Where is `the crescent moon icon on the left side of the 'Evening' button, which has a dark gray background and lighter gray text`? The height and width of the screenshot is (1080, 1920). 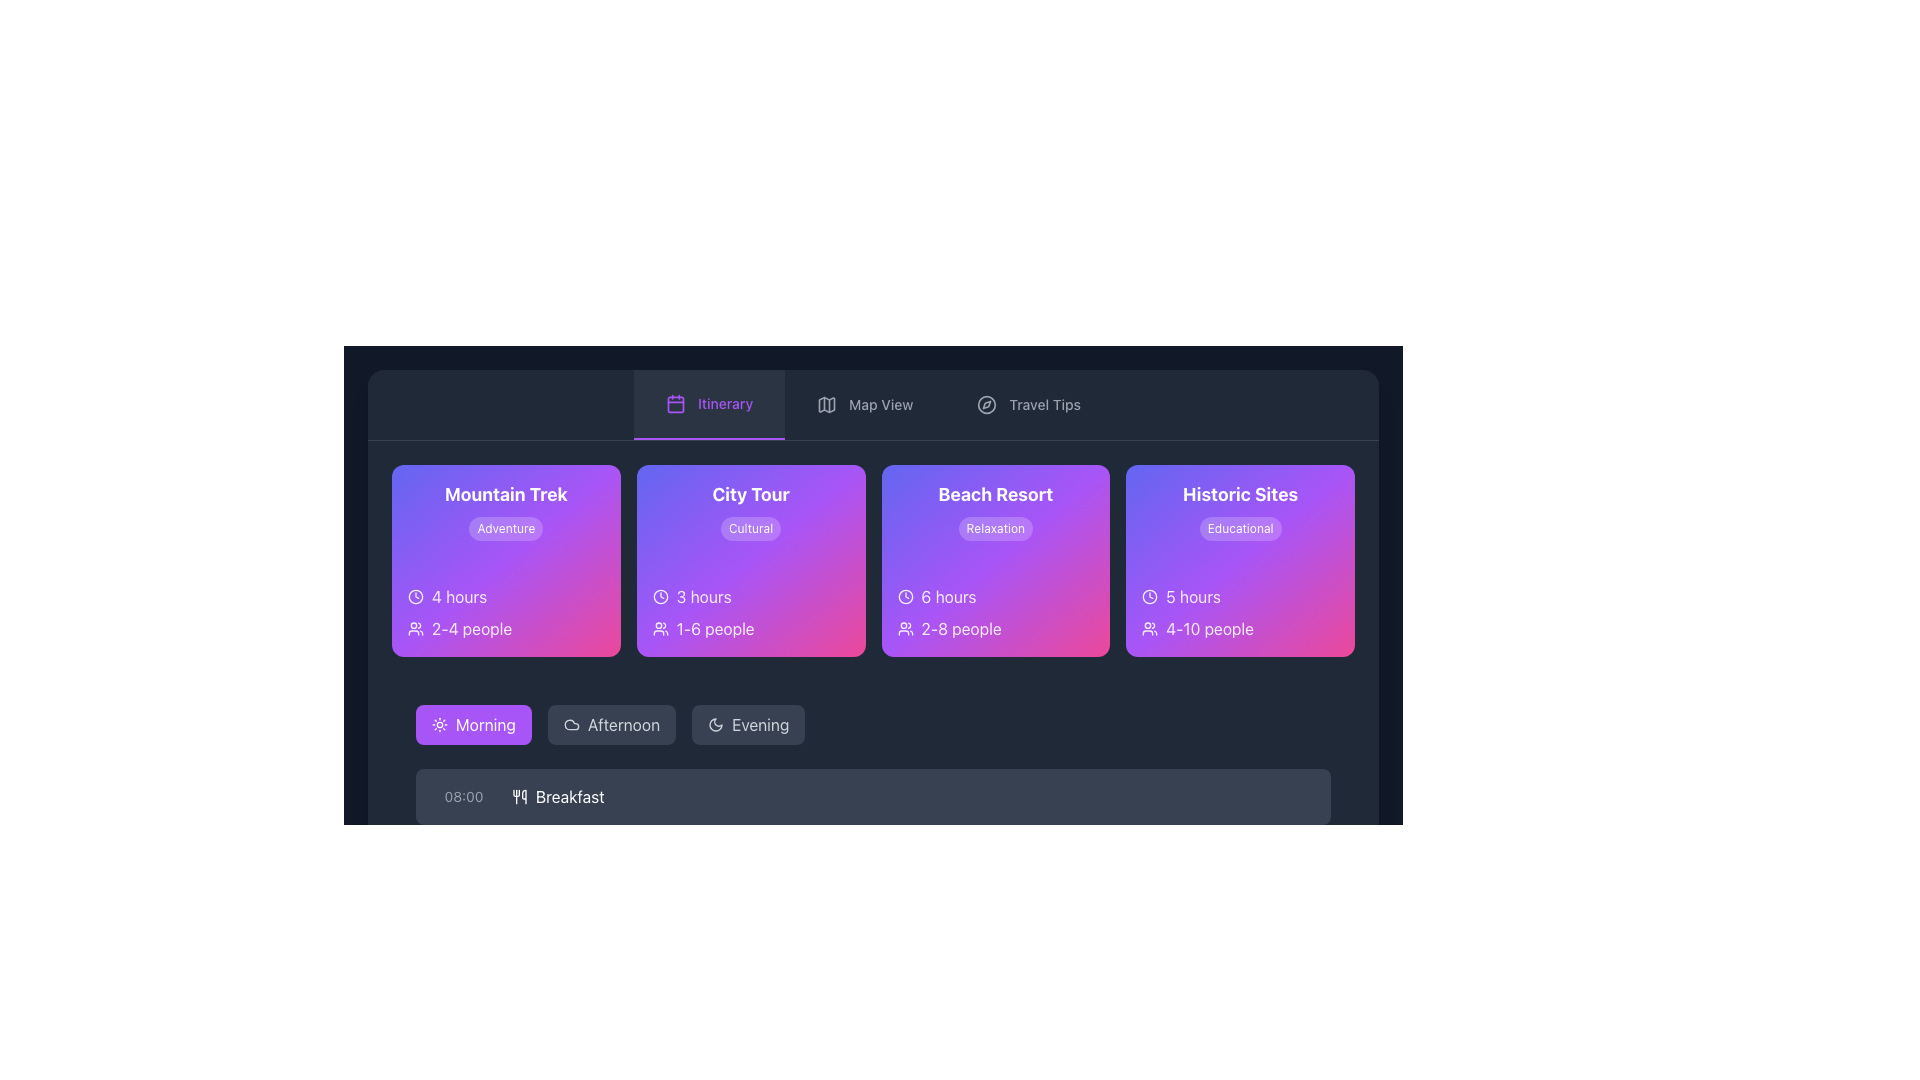 the crescent moon icon on the left side of the 'Evening' button, which has a dark gray background and lighter gray text is located at coordinates (715, 725).